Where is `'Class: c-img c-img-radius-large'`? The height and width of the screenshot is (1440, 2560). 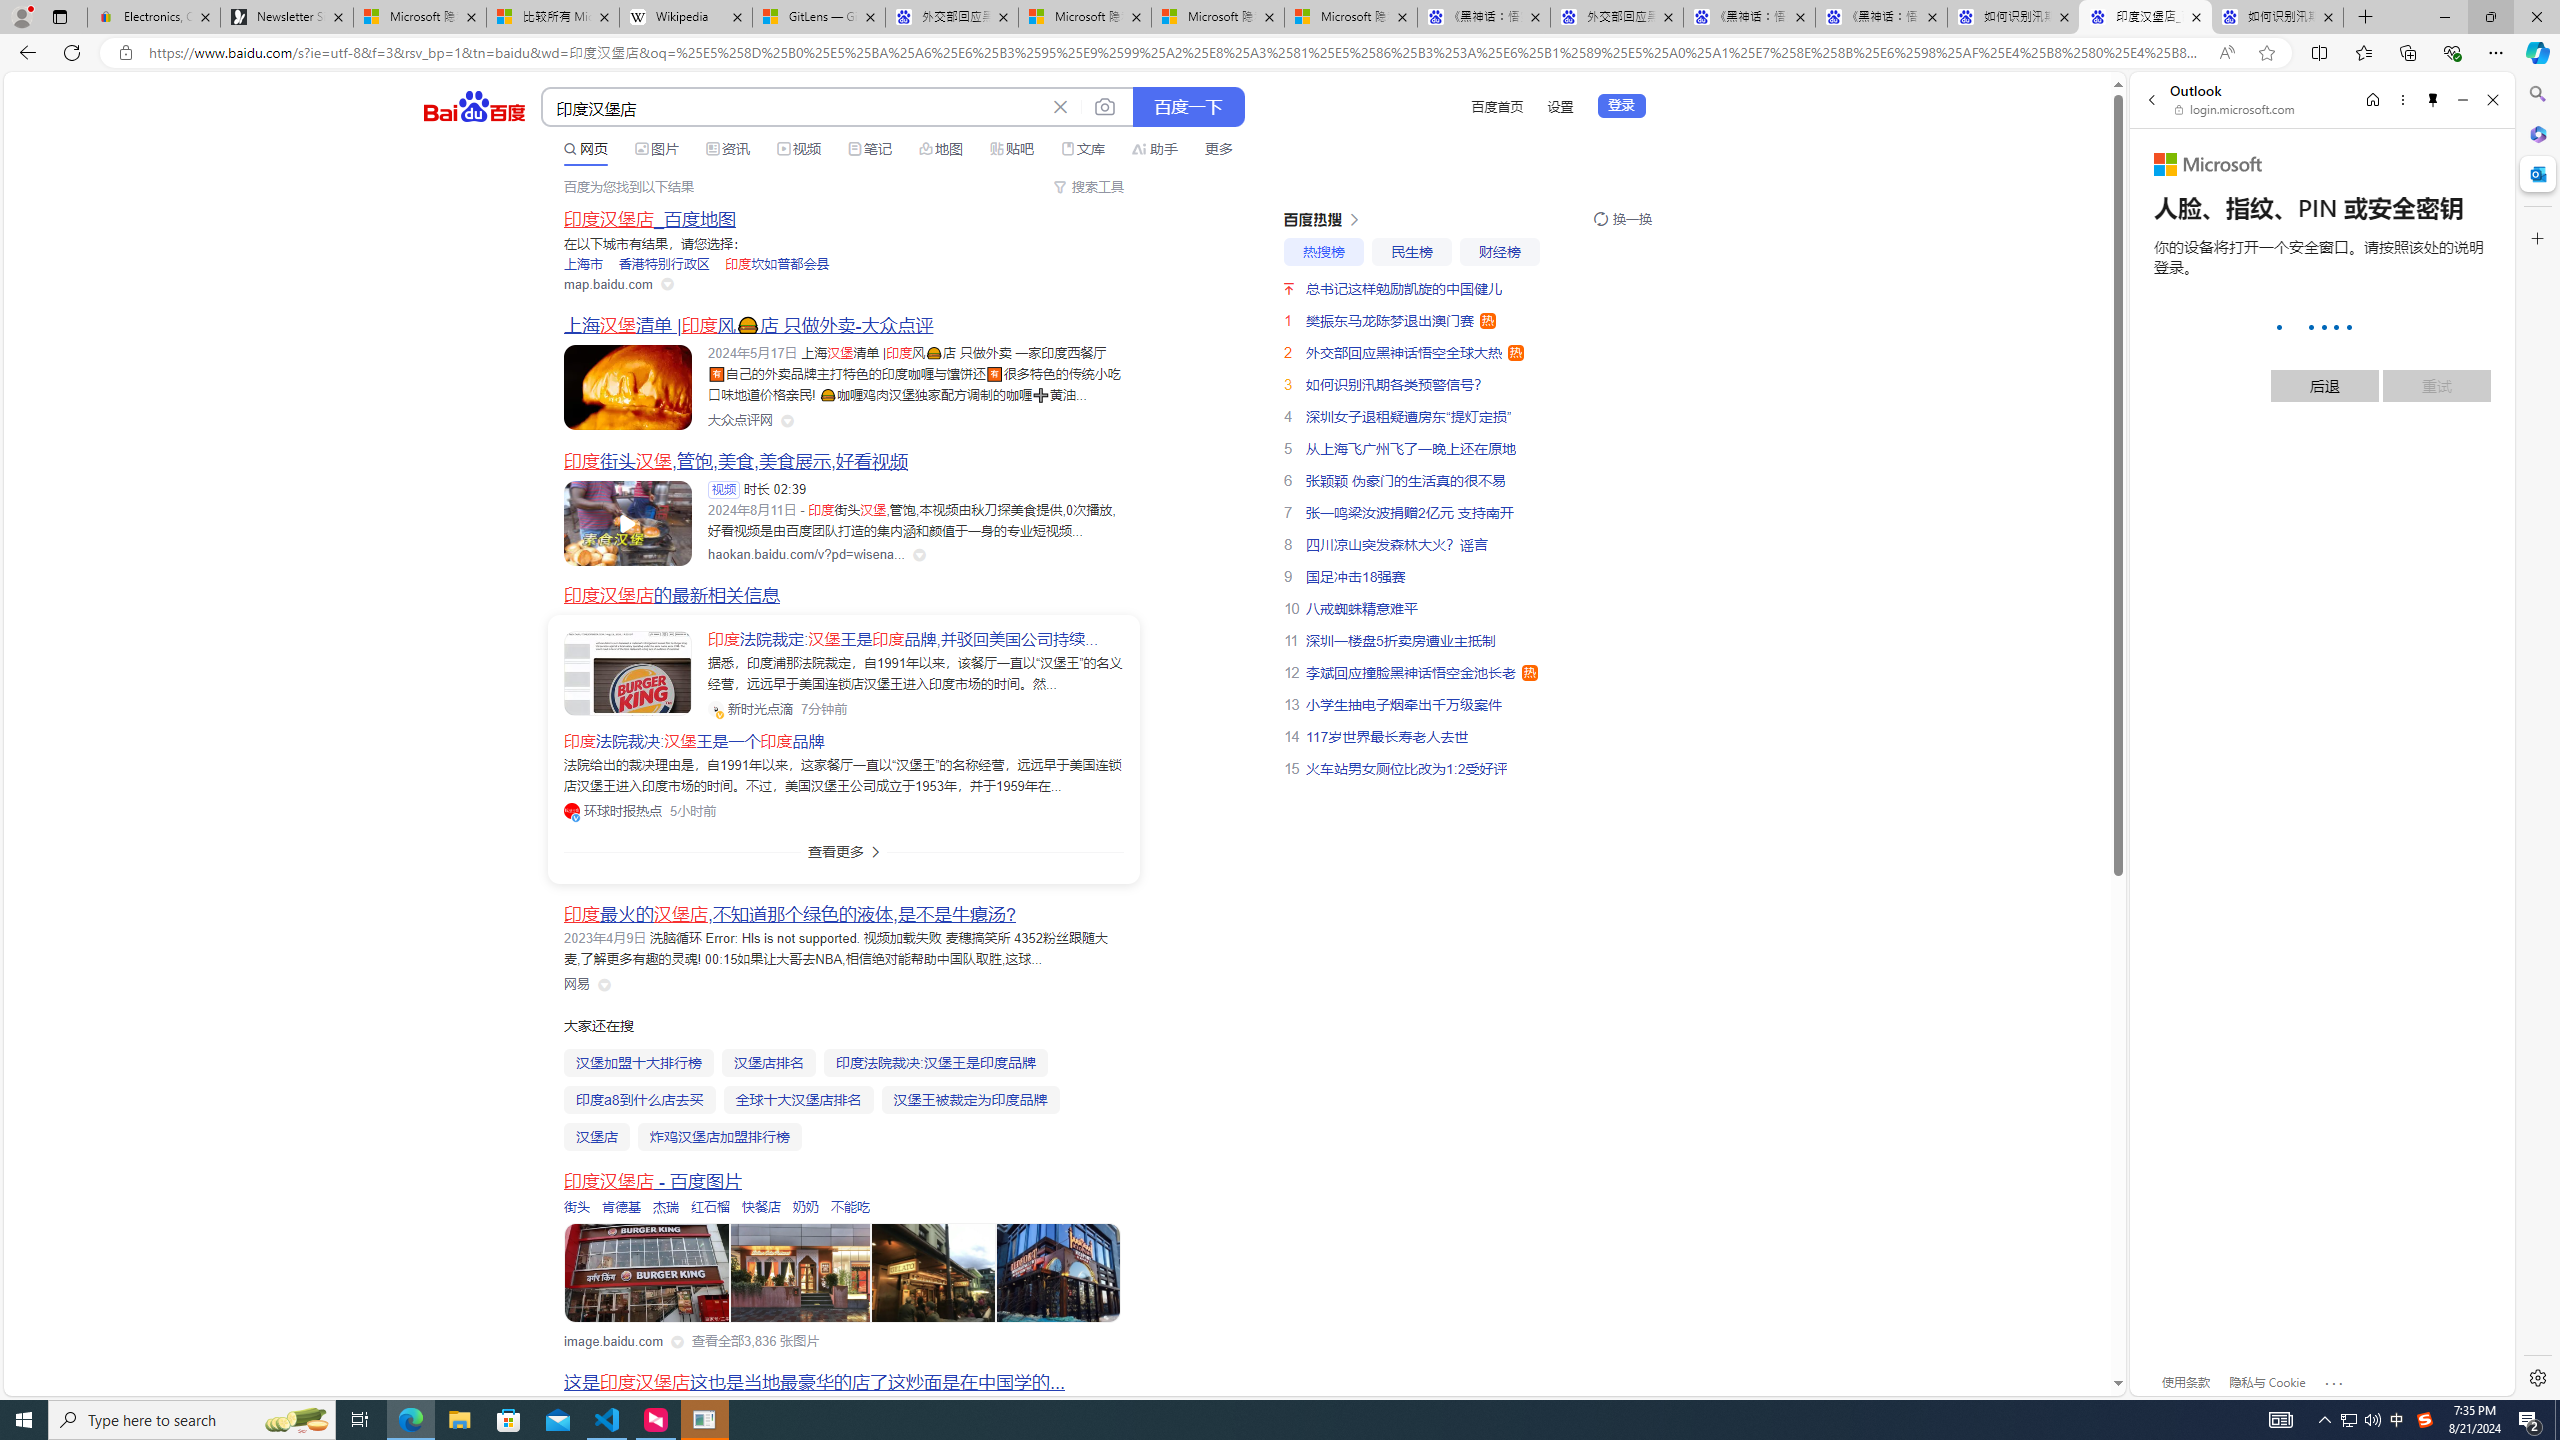 'Class: c-img c-img-radius-large' is located at coordinates (627, 673).